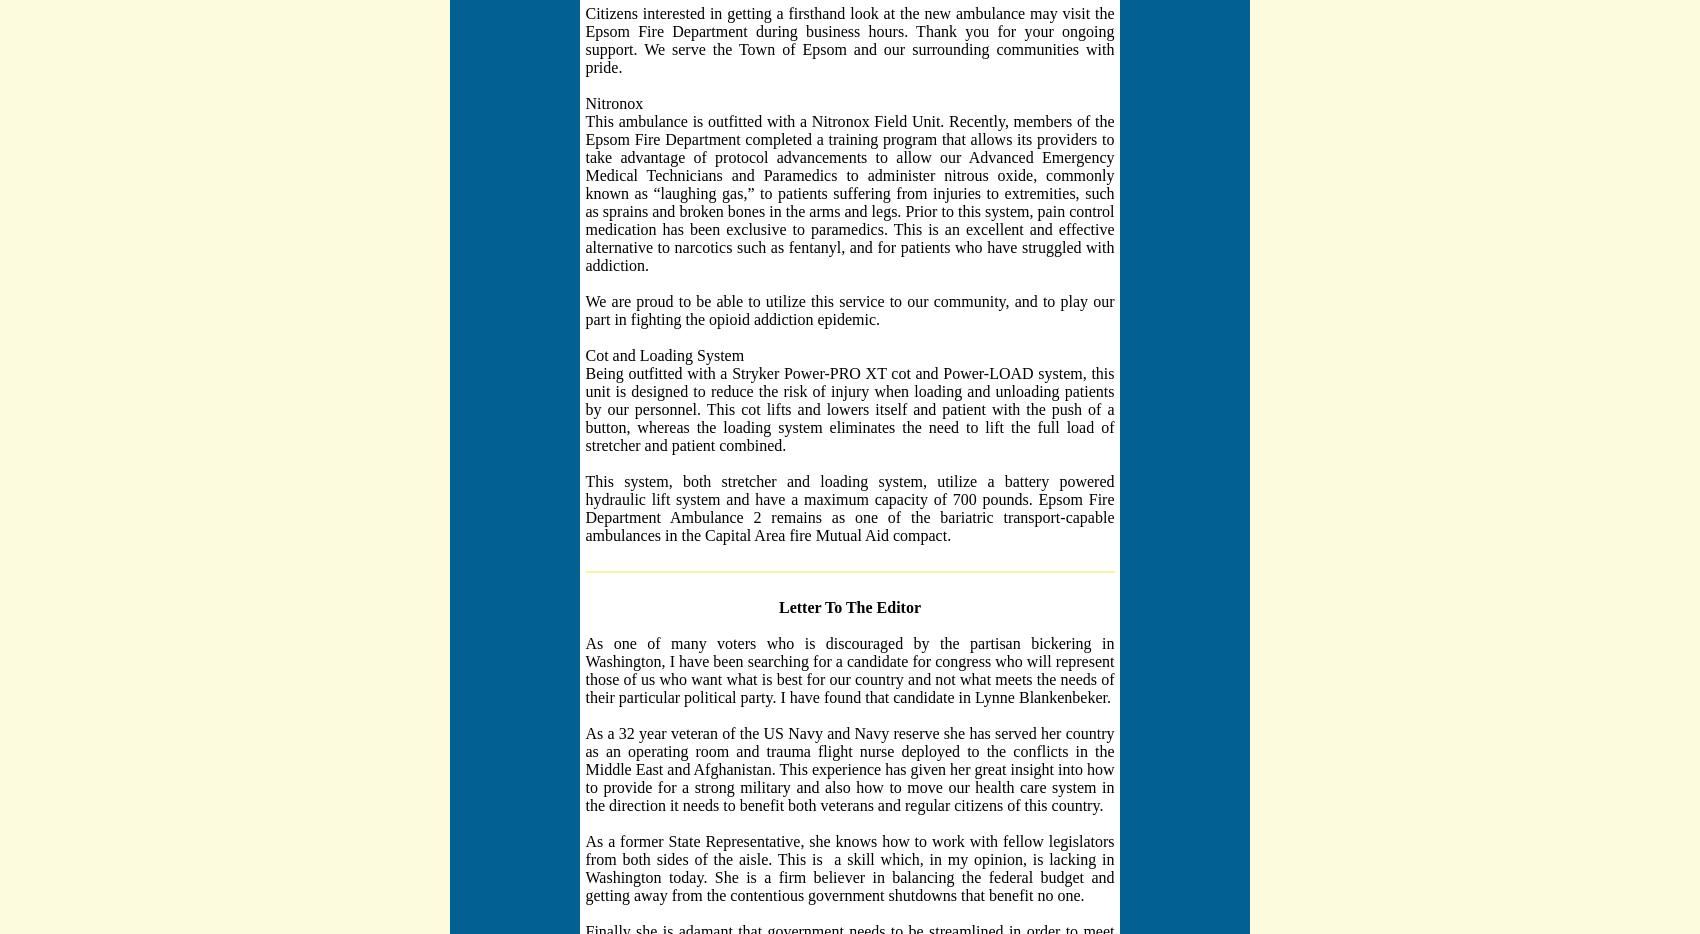 This screenshot has width=1700, height=934. Describe the element at coordinates (583, 191) in the screenshot. I see `'This ambulance is
outfitted with a Nitronox Field Unit. Recently, members of the Epsom
Fire Department completed a training program that allows its
providers to take advantage of protocol advancements to allow our
Advanced Emergency Medical Technicians and Paramedics to administer
nitrous oxide, commonly known as “laughing gas,” to patients
suffering from injuries to extremities, such as sprains and broken
bones in the arms and legs. Prior to this system, pain control
medication has been exclusive to paramedics. This is an excellent
and effective alternative to narcotics such as fentanyl, and for
patients who have struggled with addiction.'` at that location.